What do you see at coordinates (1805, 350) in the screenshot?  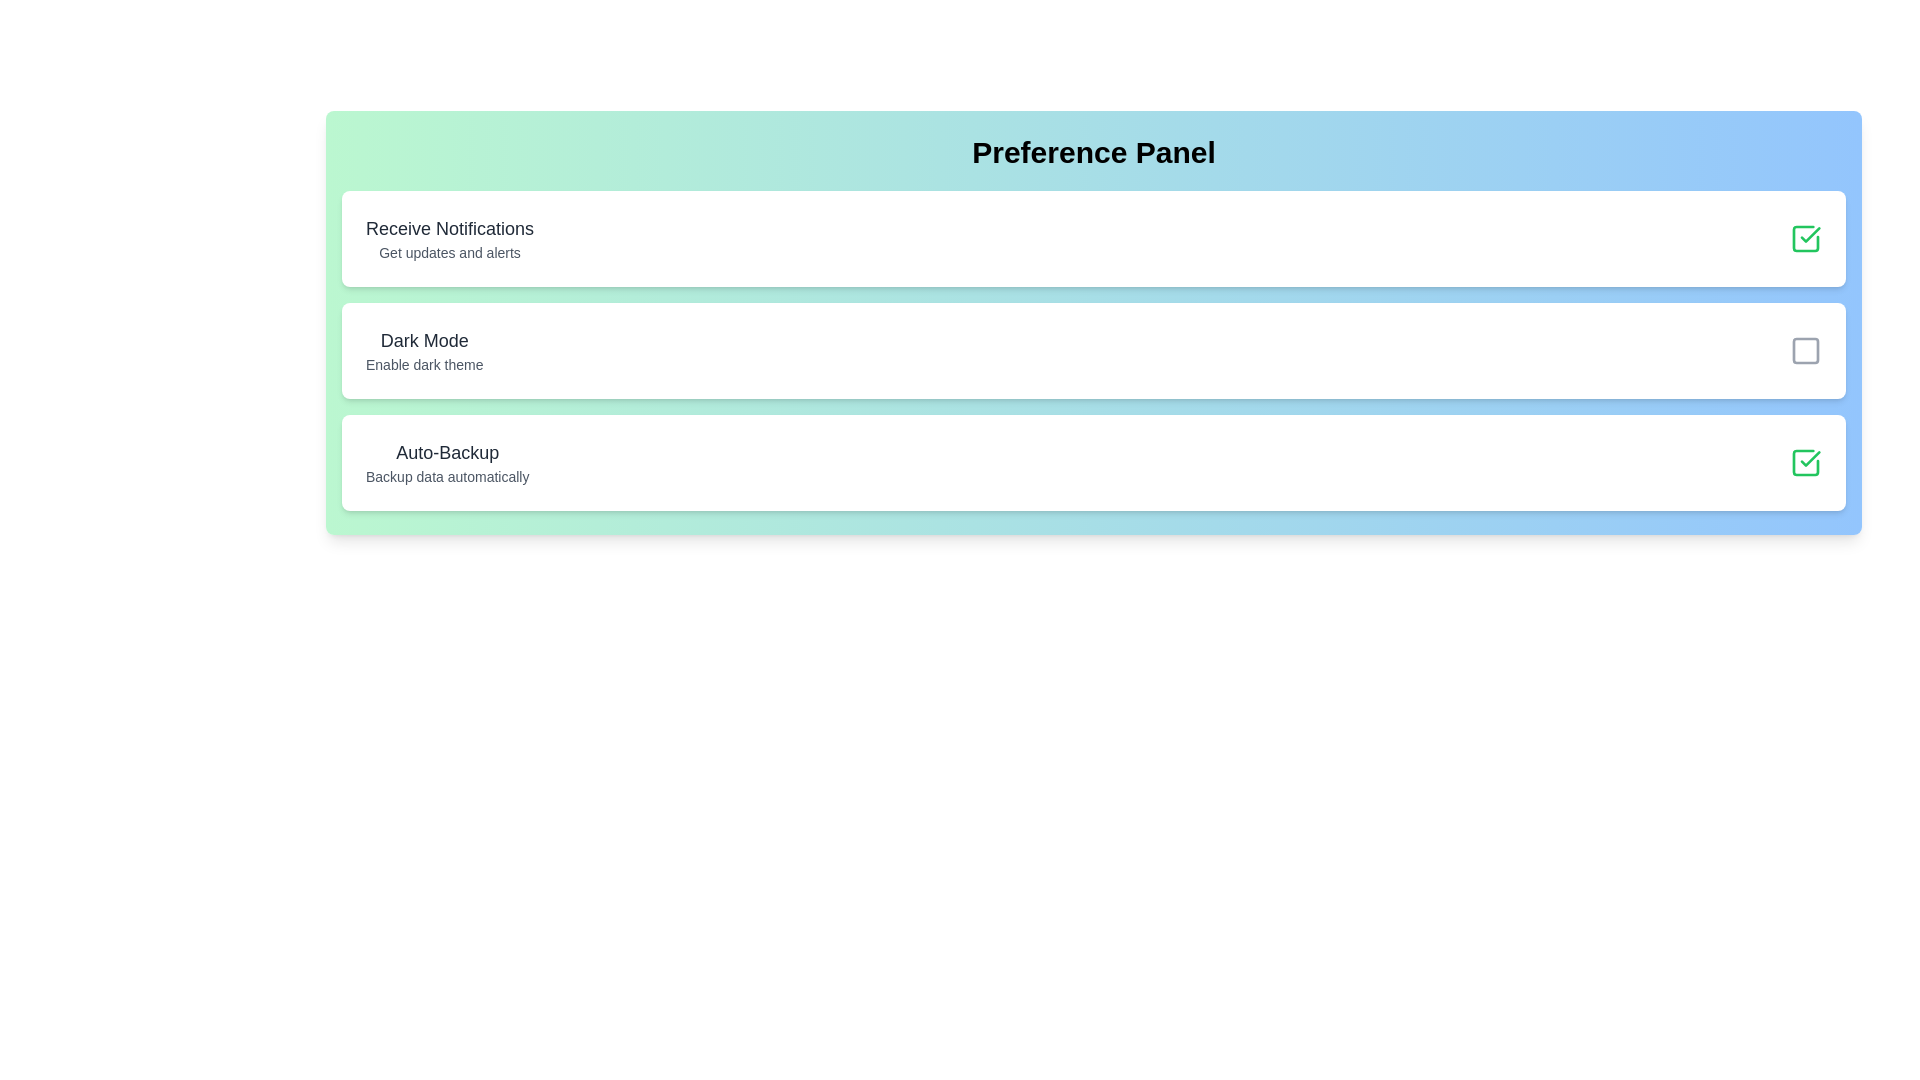 I see `the checkbox in the top-right corner of the 'Dark Mode' preference option` at bounding box center [1805, 350].